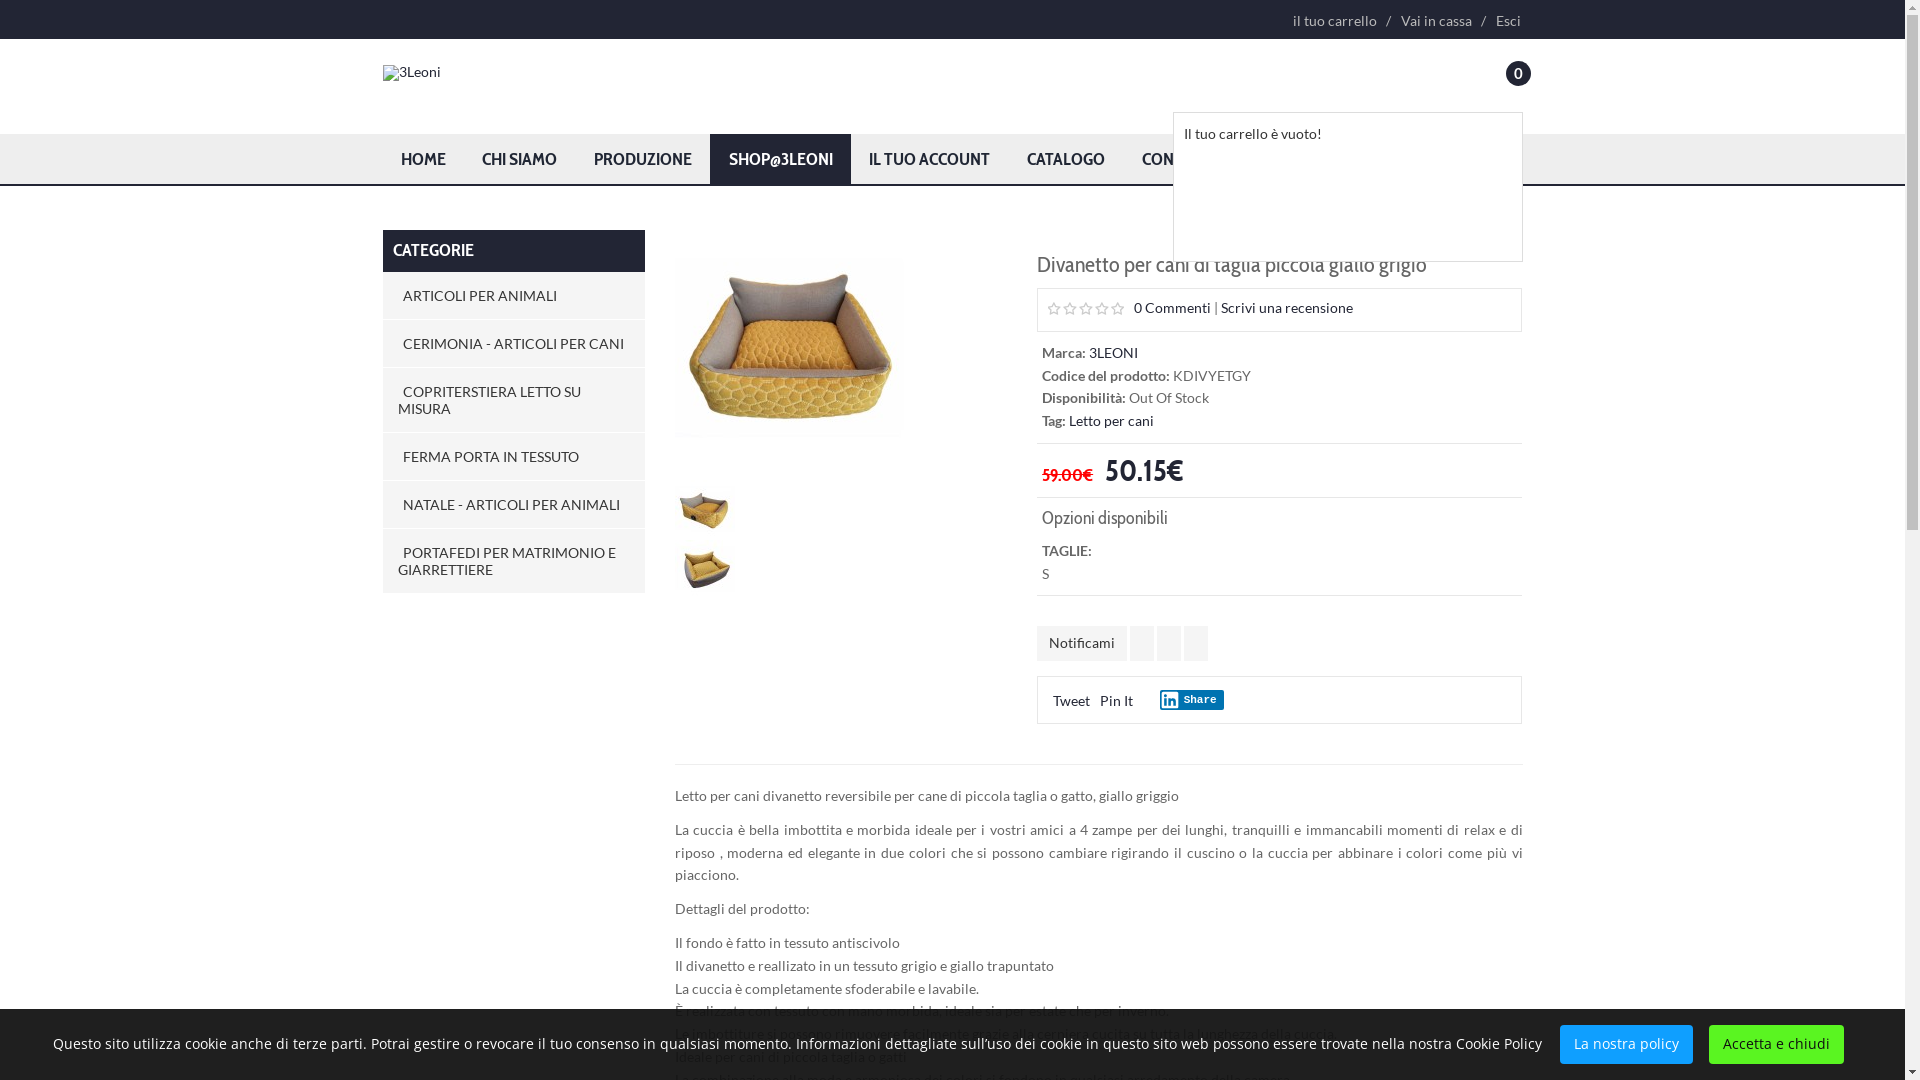 This screenshot has width=1920, height=1080. I want to click on 'Esci', so click(1503, 20).